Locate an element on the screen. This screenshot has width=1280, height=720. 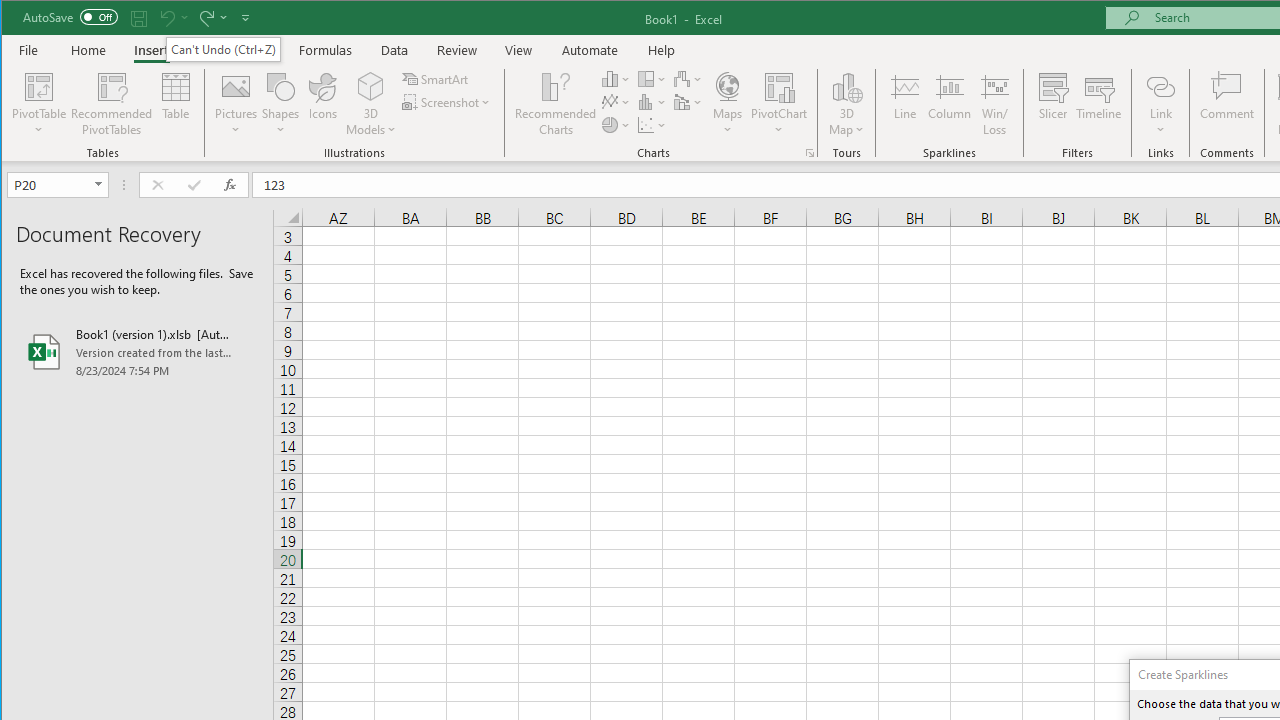
'Shapes' is located at coordinates (279, 104).